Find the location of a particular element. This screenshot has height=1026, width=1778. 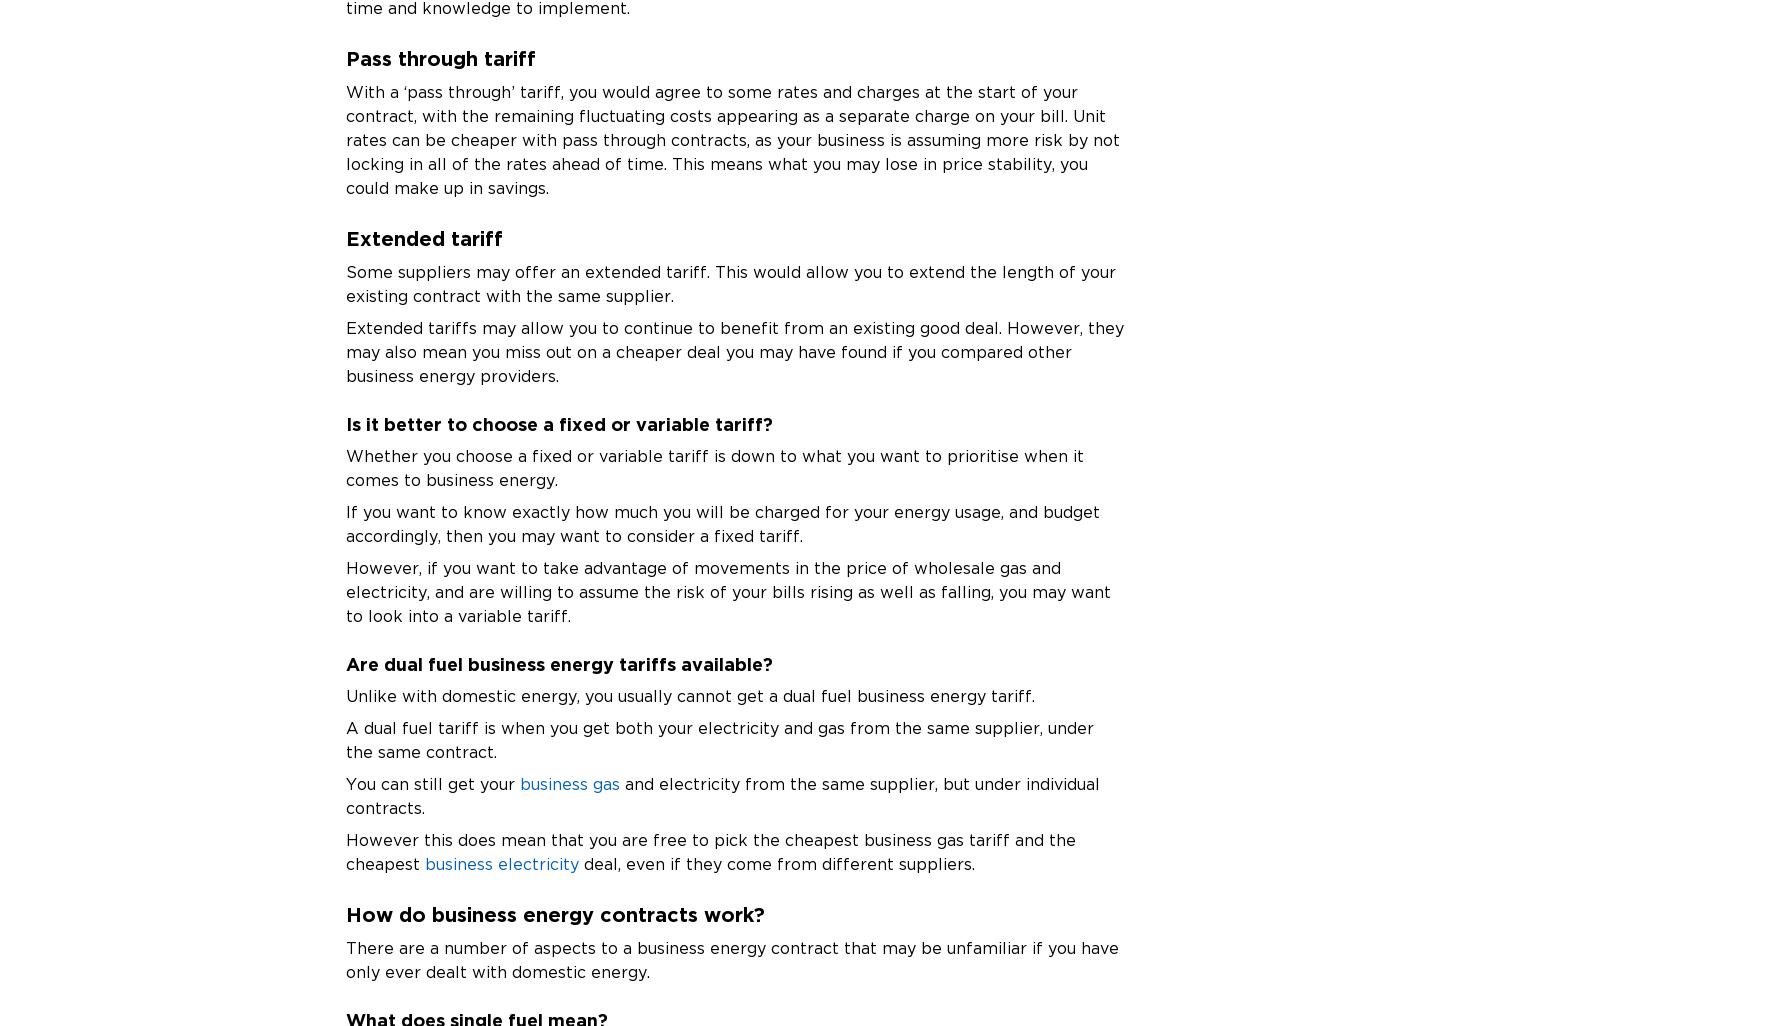

'However this does mean that you are free to pick the cheapest business gas tariff and the cheapest' is located at coordinates (710, 851).